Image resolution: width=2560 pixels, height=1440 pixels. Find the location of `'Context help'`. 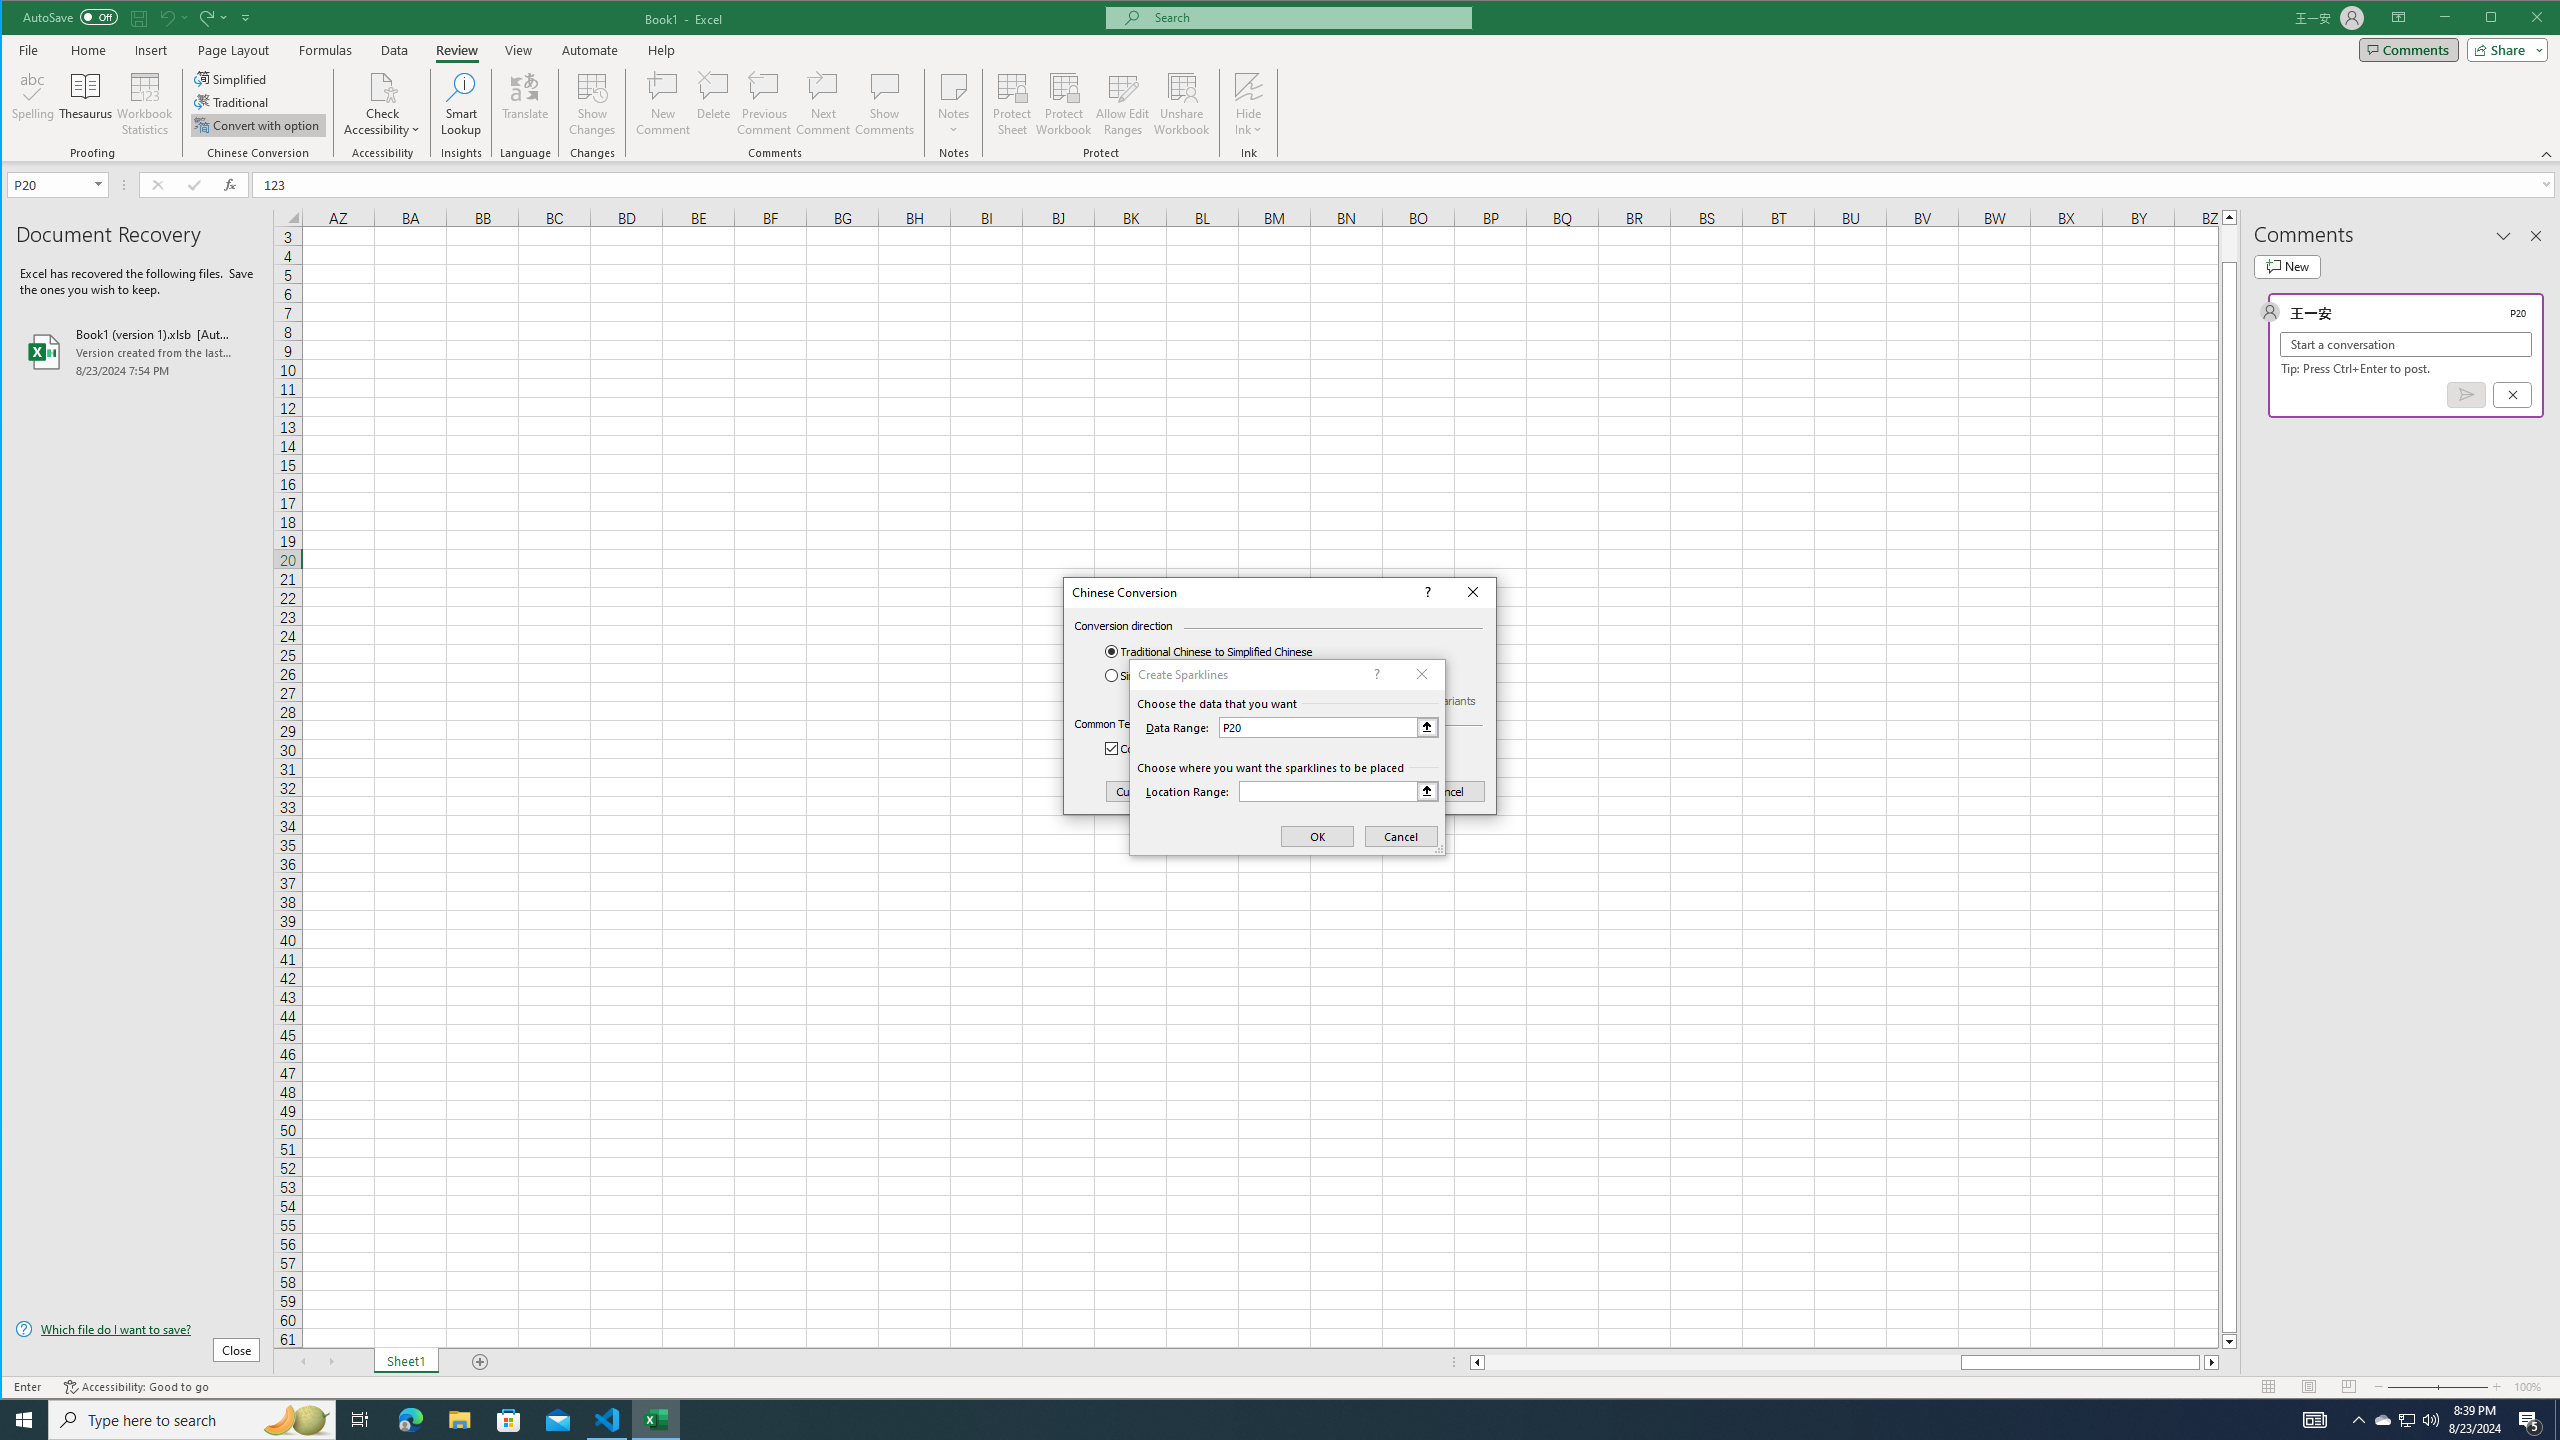

'Context help' is located at coordinates (1424, 591).